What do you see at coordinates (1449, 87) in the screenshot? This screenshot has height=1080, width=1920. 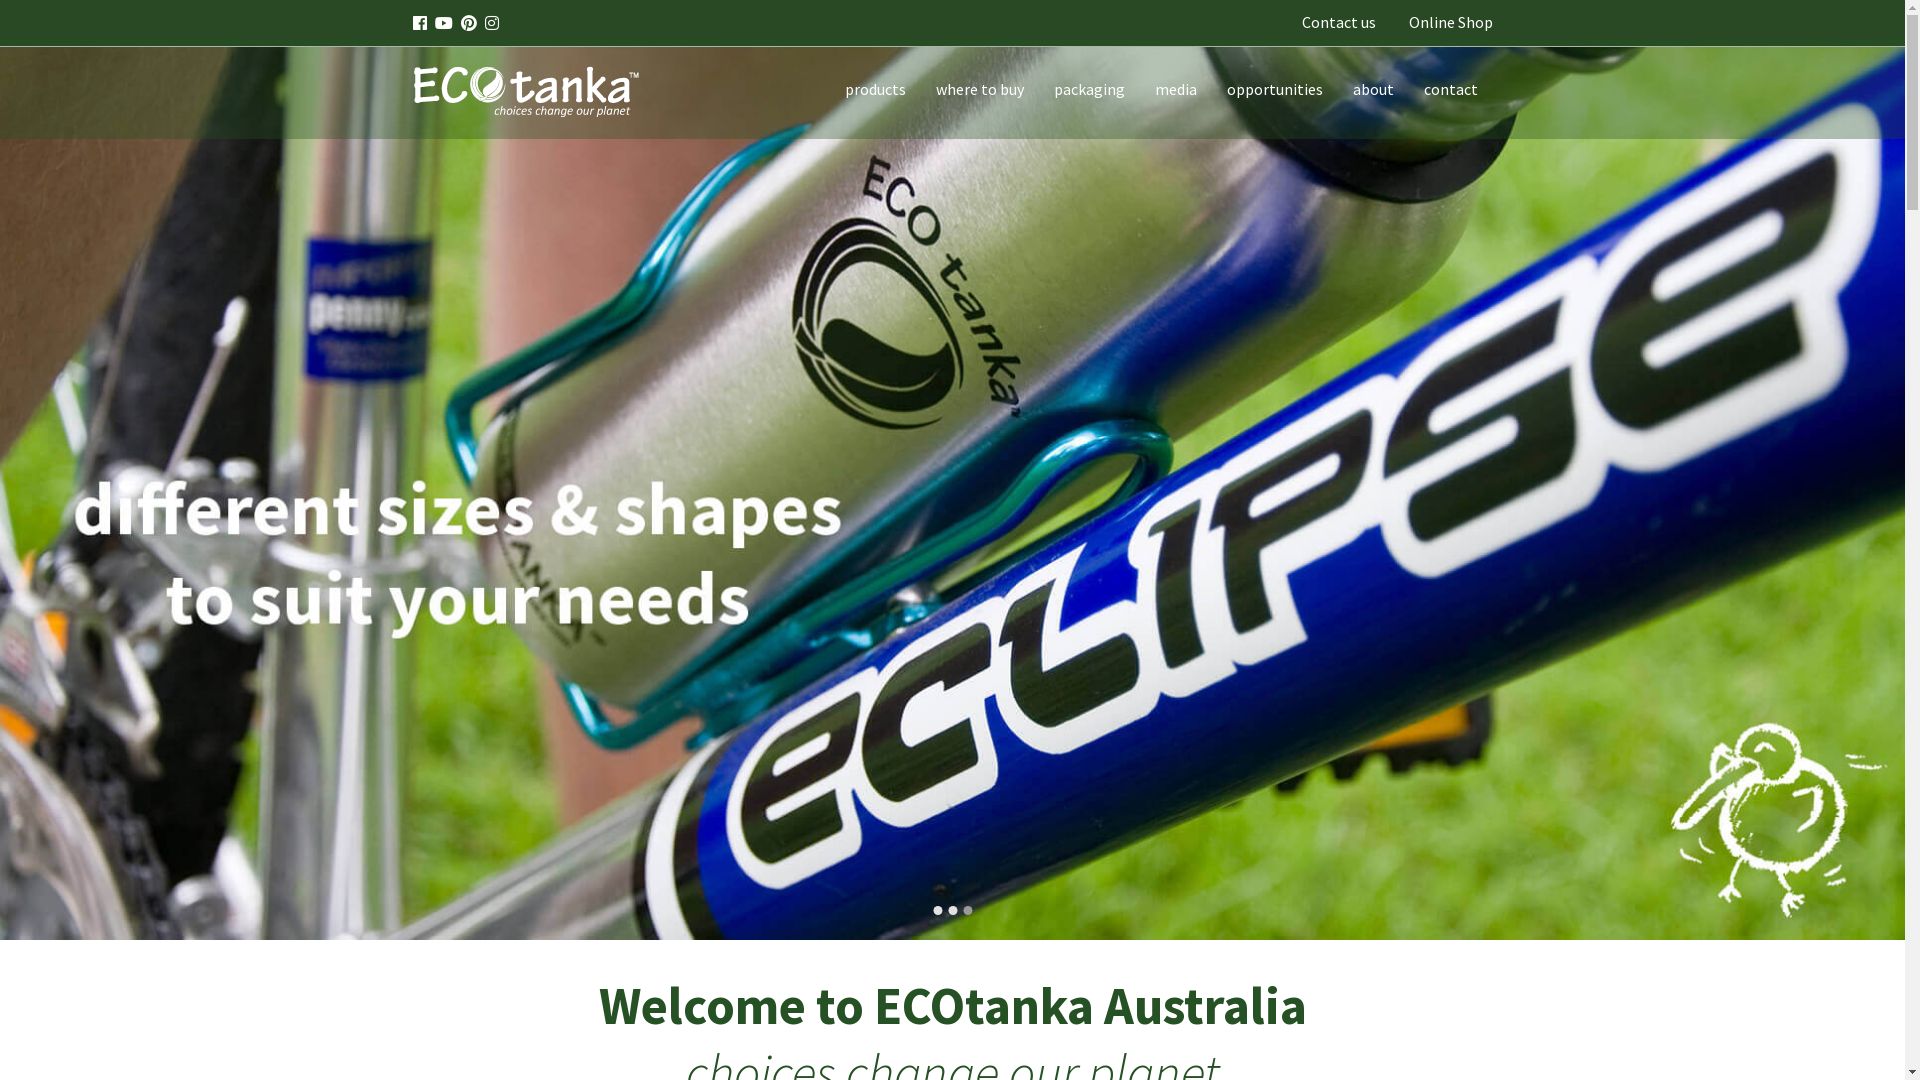 I see `'contact'` at bounding box center [1449, 87].